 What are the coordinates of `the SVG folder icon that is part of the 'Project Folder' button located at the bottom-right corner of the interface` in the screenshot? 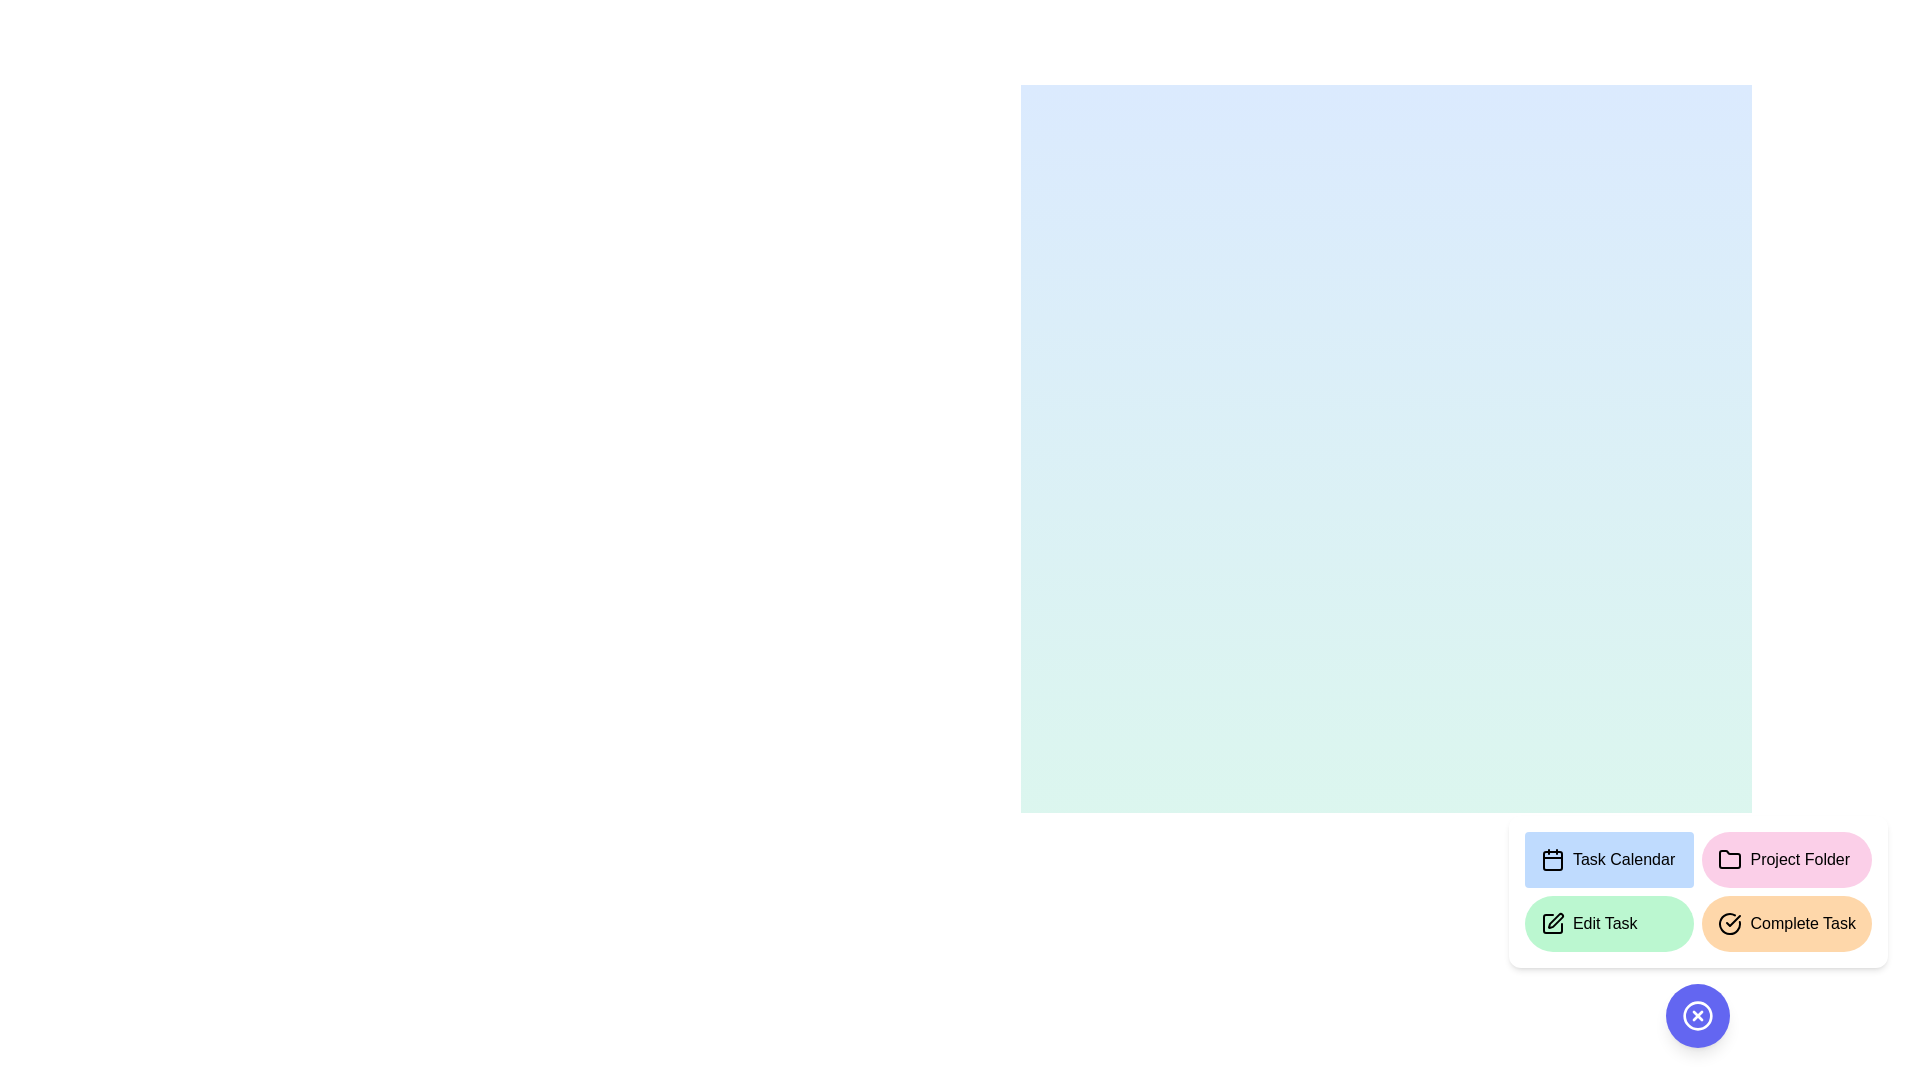 It's located at (1729, 858).